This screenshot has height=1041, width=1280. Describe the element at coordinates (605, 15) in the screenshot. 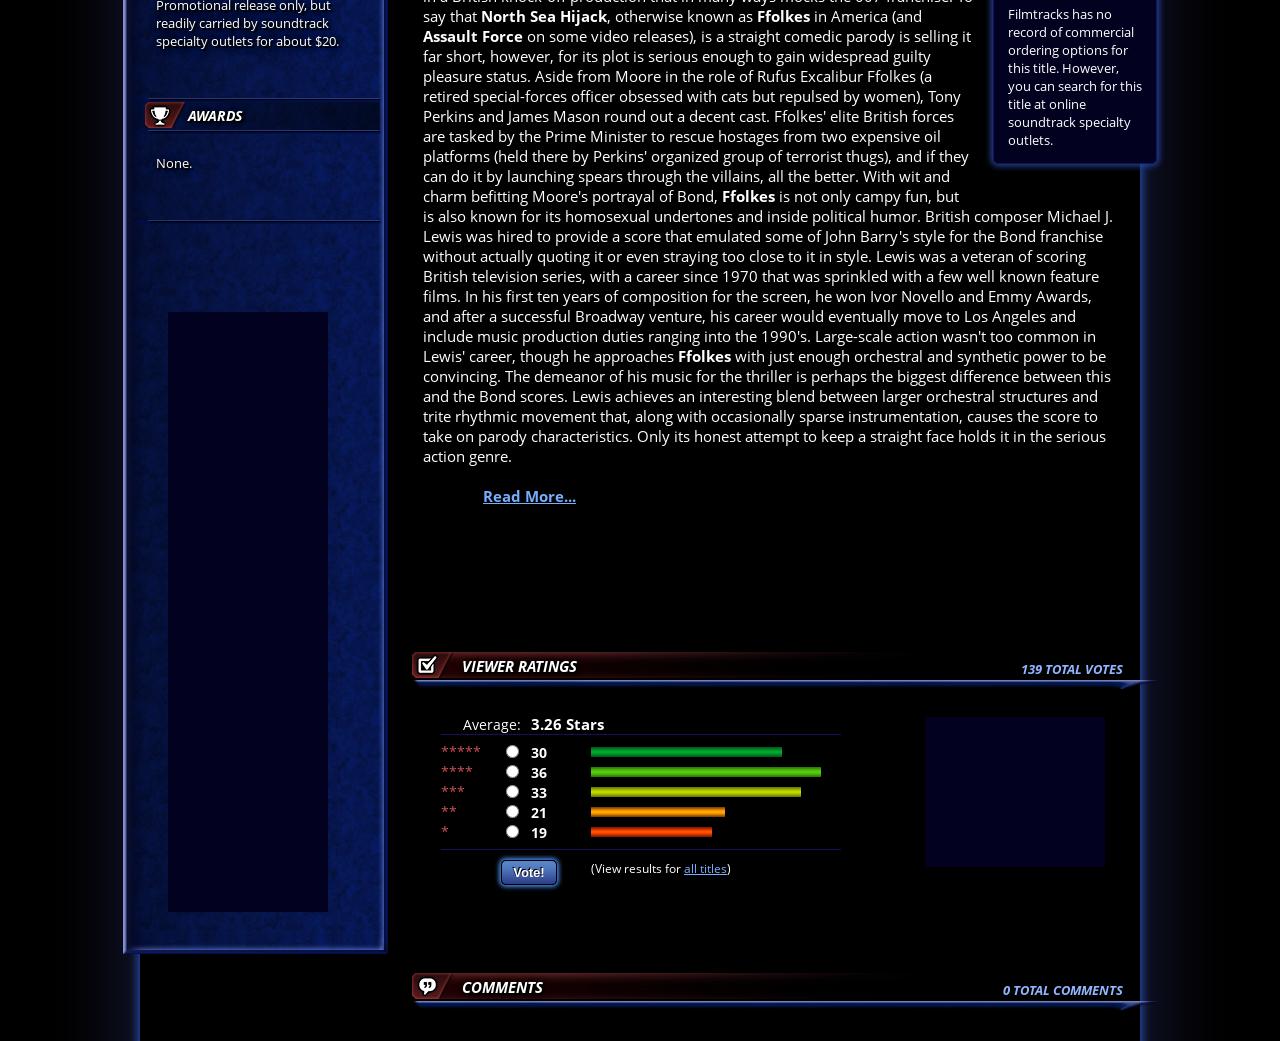

I see `', otherwise known as'` at that location.